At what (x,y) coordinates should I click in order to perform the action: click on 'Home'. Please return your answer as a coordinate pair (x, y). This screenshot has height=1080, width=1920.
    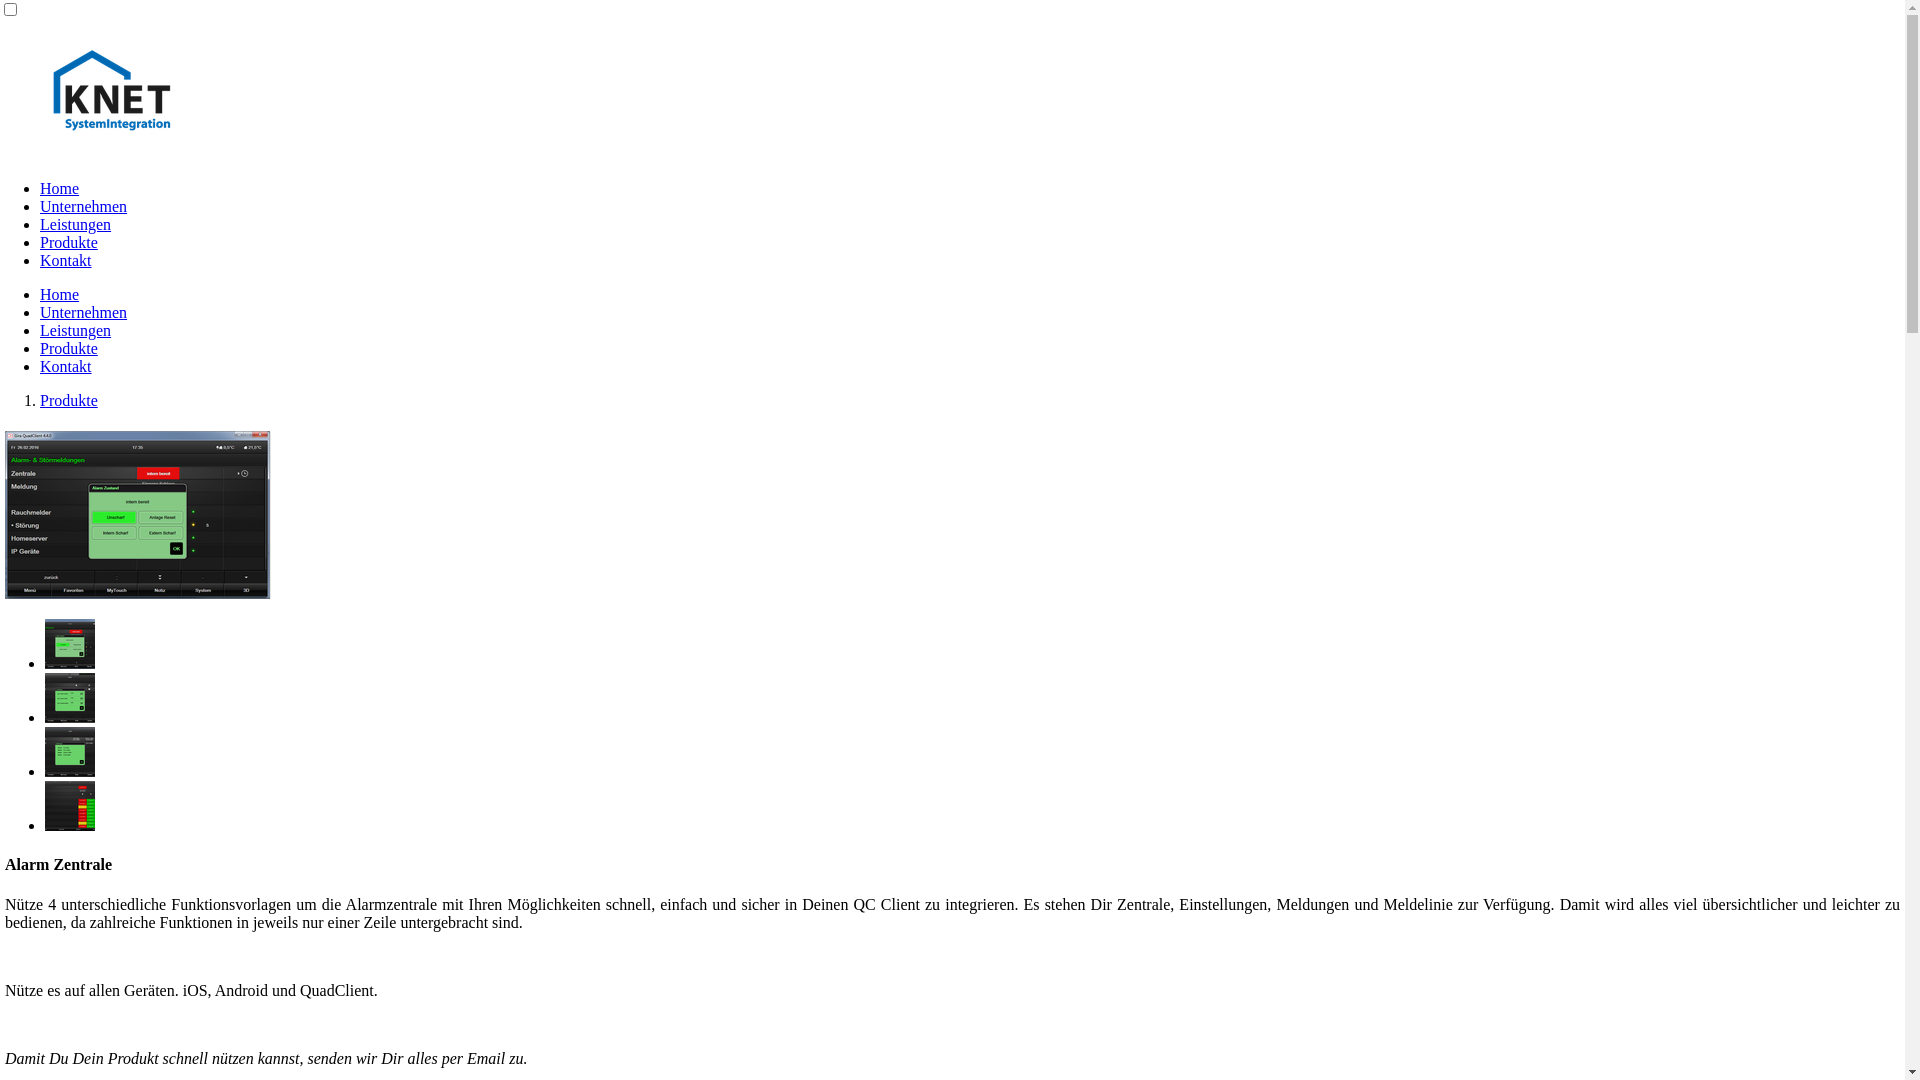
    Looking at the image, I should click on (59, 188).